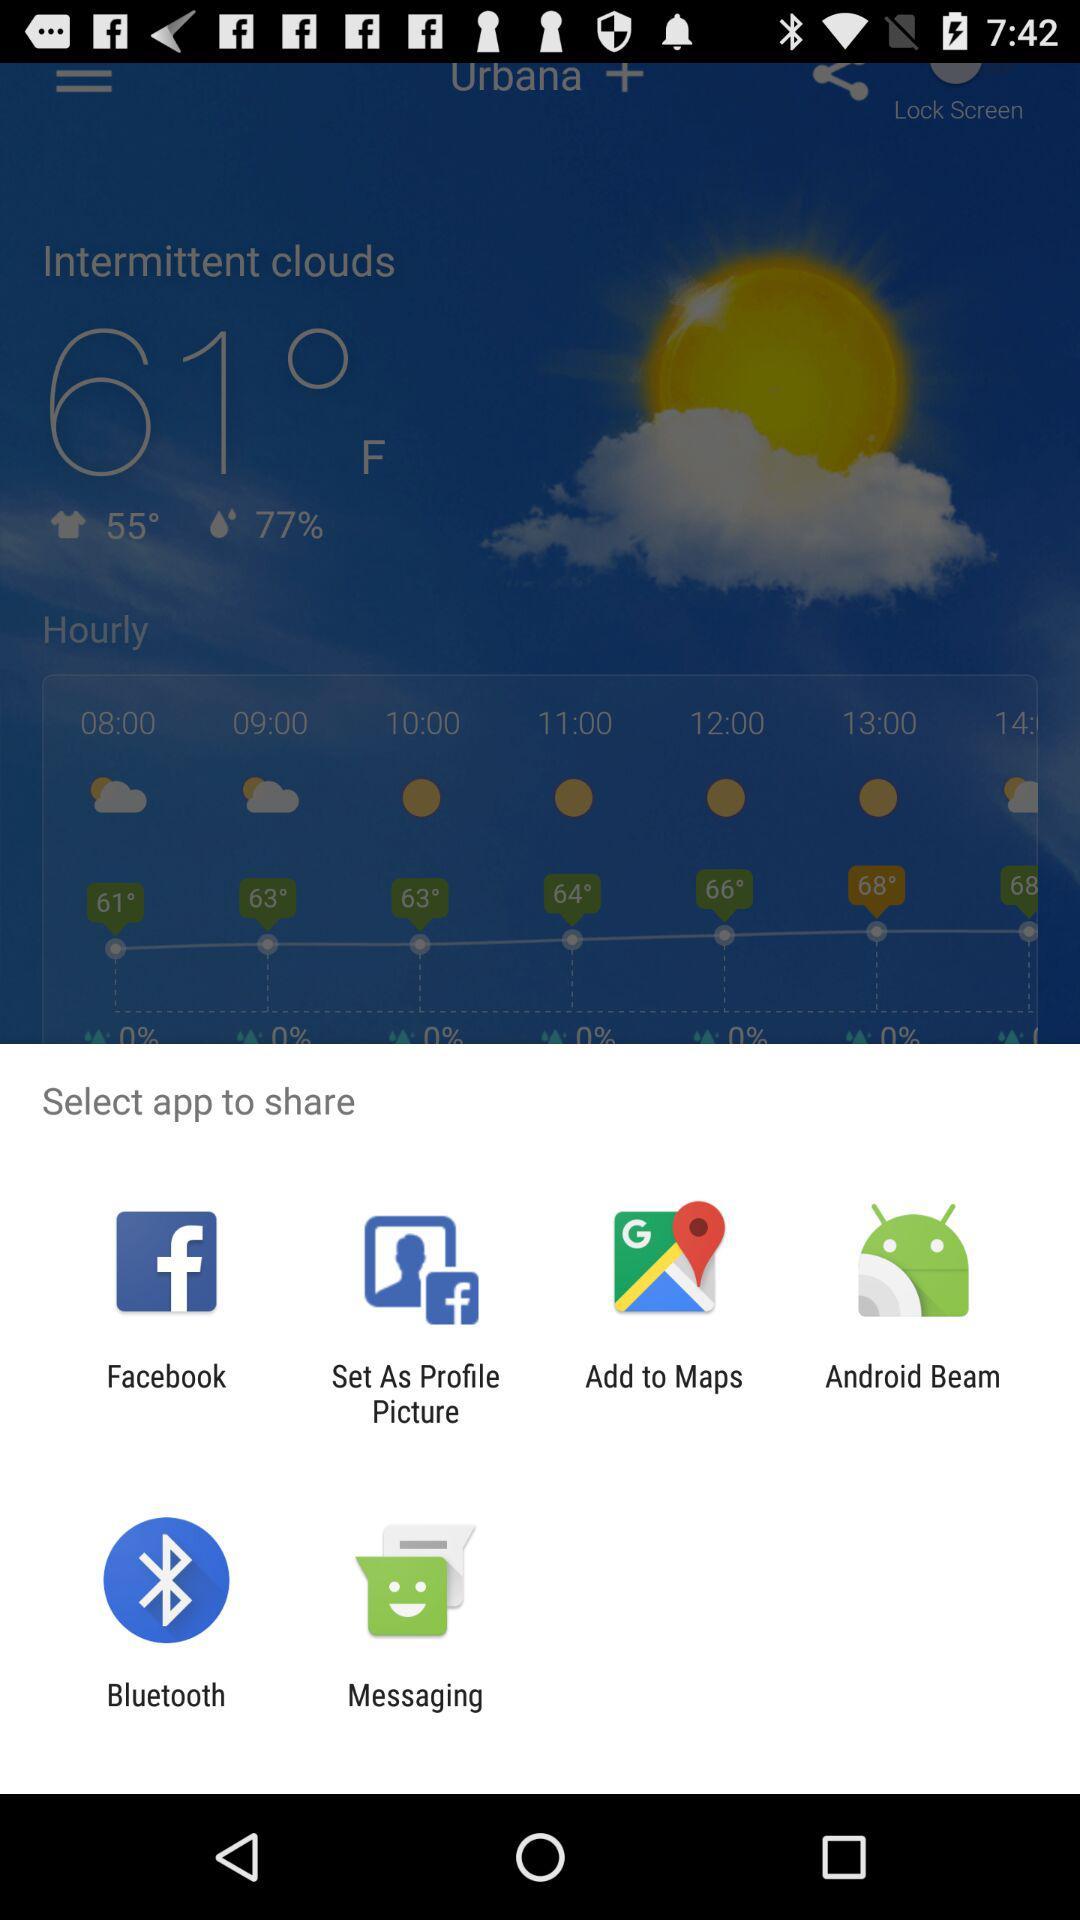 The height and width of the screenshot is (1920, 1080). I want to click on the icon to the right of set as profile item, so click(664, 1392).